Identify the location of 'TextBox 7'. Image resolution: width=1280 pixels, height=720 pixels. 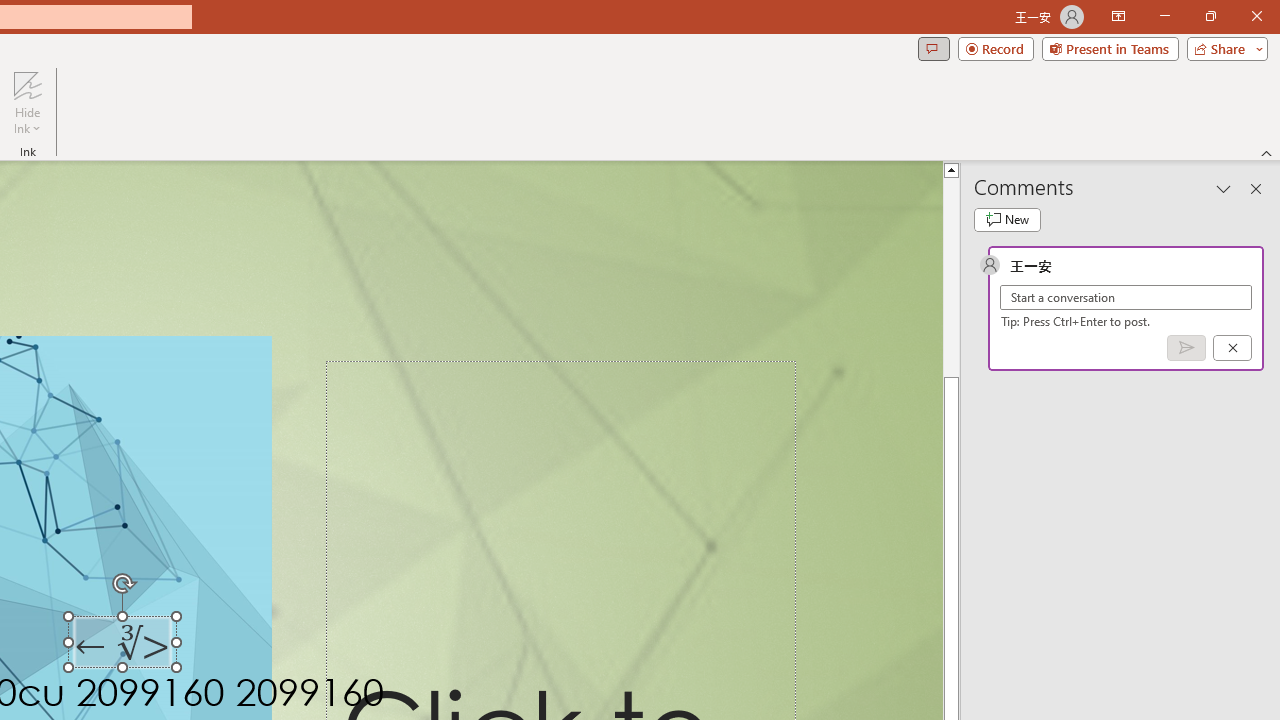
(122, 645).